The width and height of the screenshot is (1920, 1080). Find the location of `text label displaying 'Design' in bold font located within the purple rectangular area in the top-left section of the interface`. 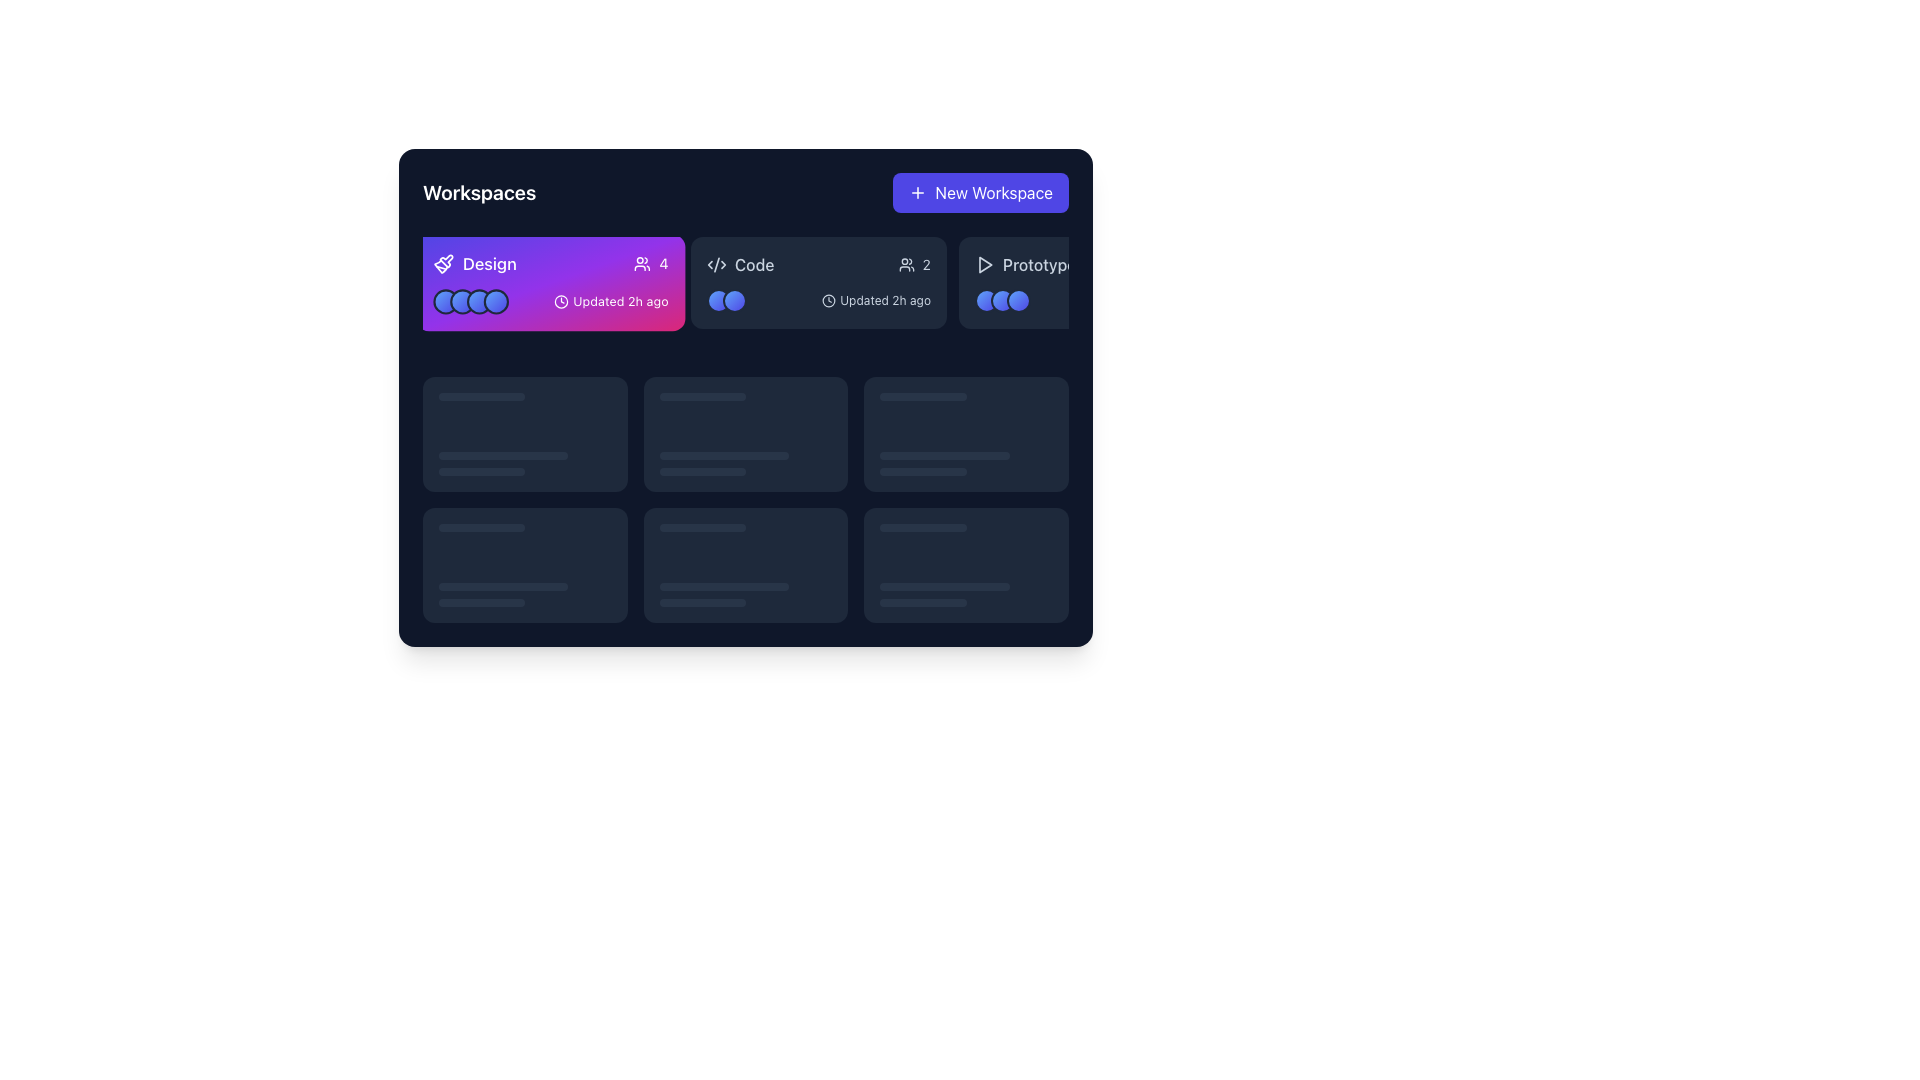

text label displaying 'Design' in bold font located within the purple rectangular area in the top-left section of the interface is located at coordinates (489, 263).